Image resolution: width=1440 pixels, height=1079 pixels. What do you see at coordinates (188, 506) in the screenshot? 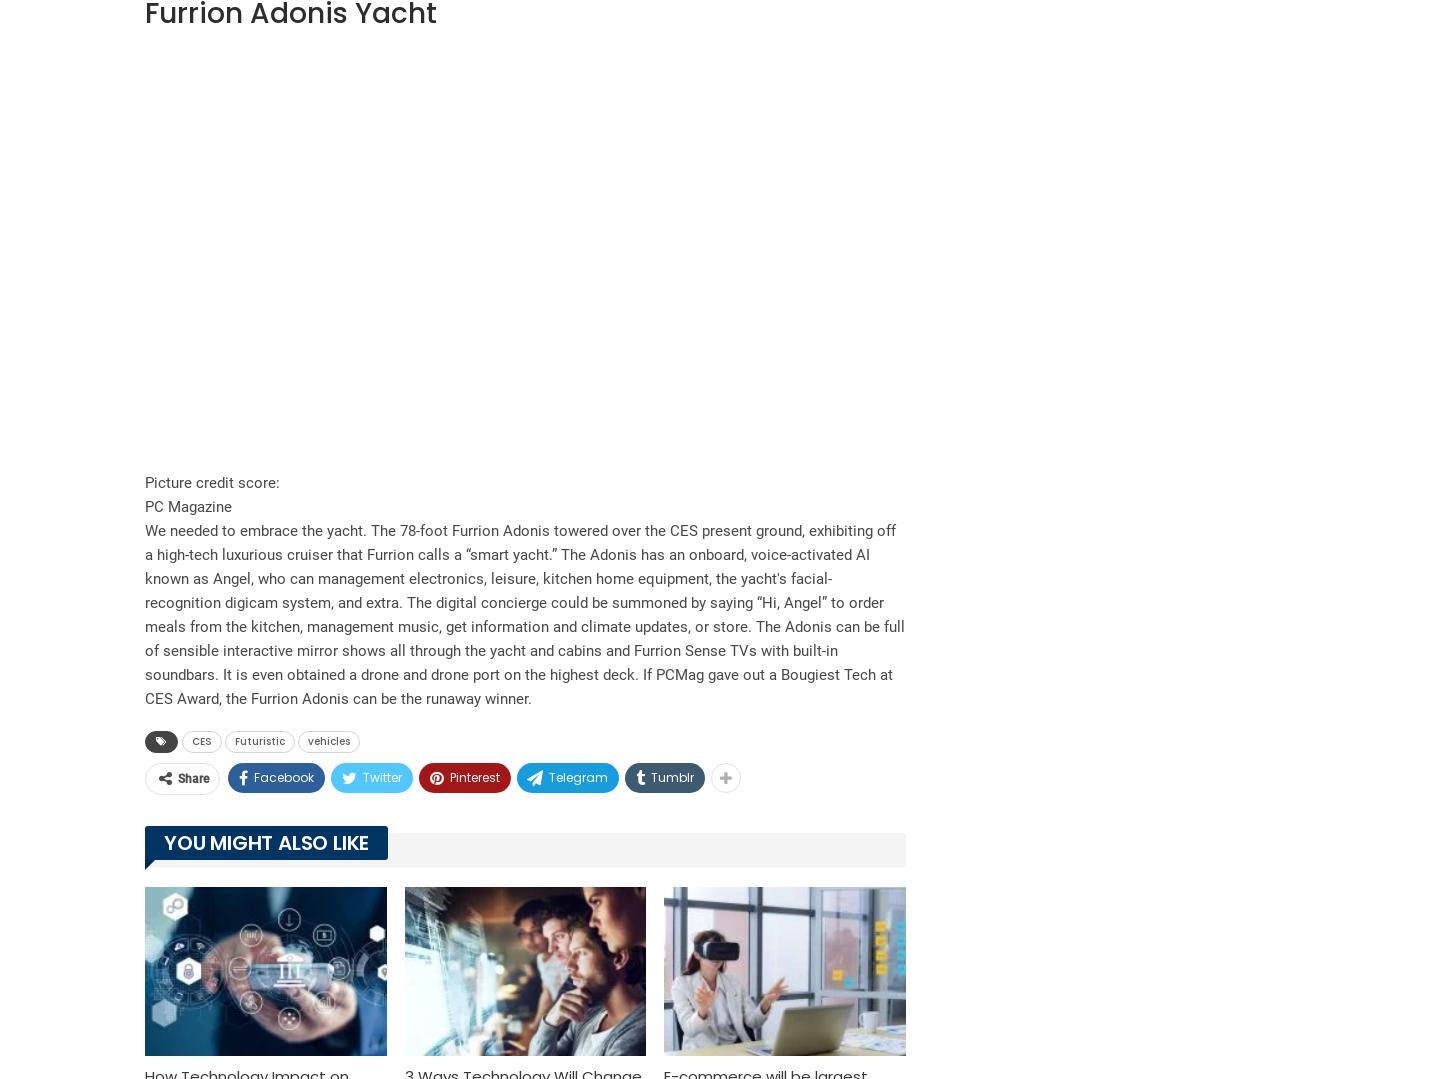
I see `'PC Magazine'` at bounding box center [188, 506].